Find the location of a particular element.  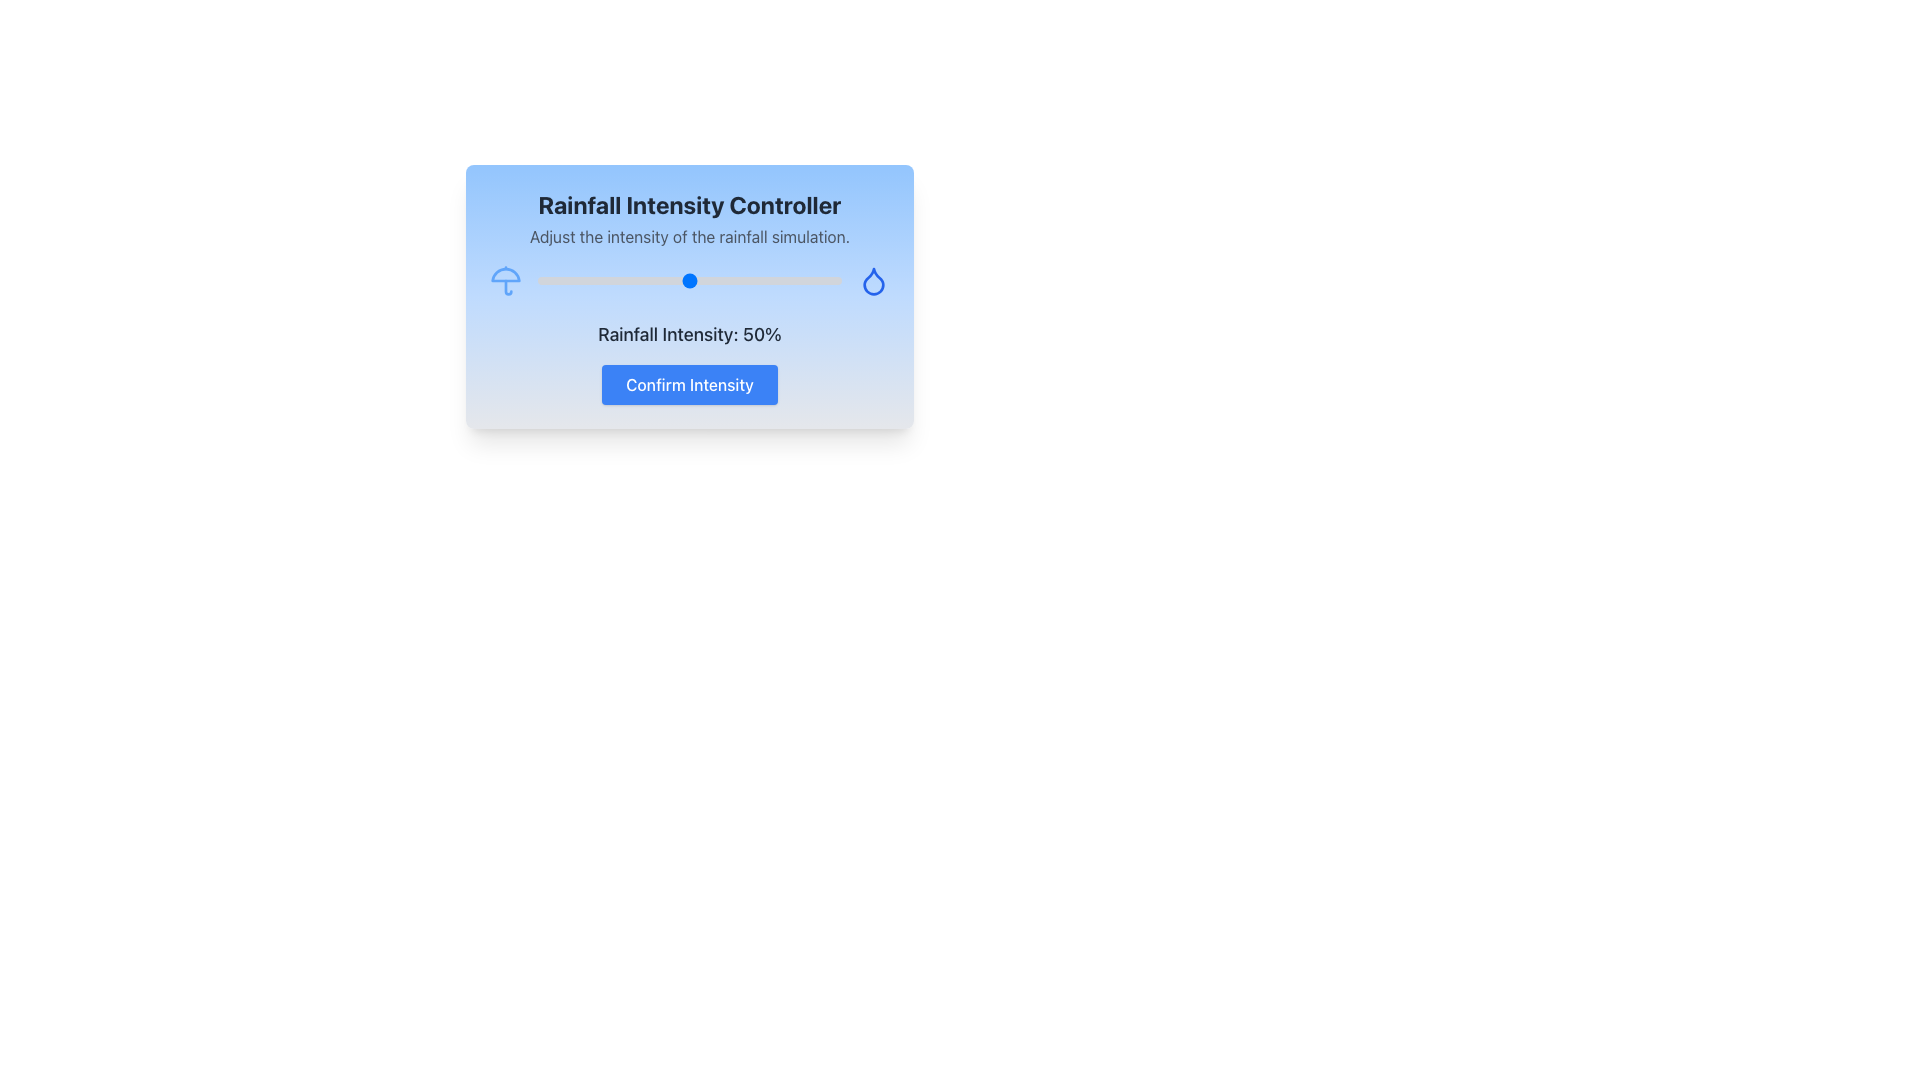

the rainfall intensity is located at coordinates (808, 281).